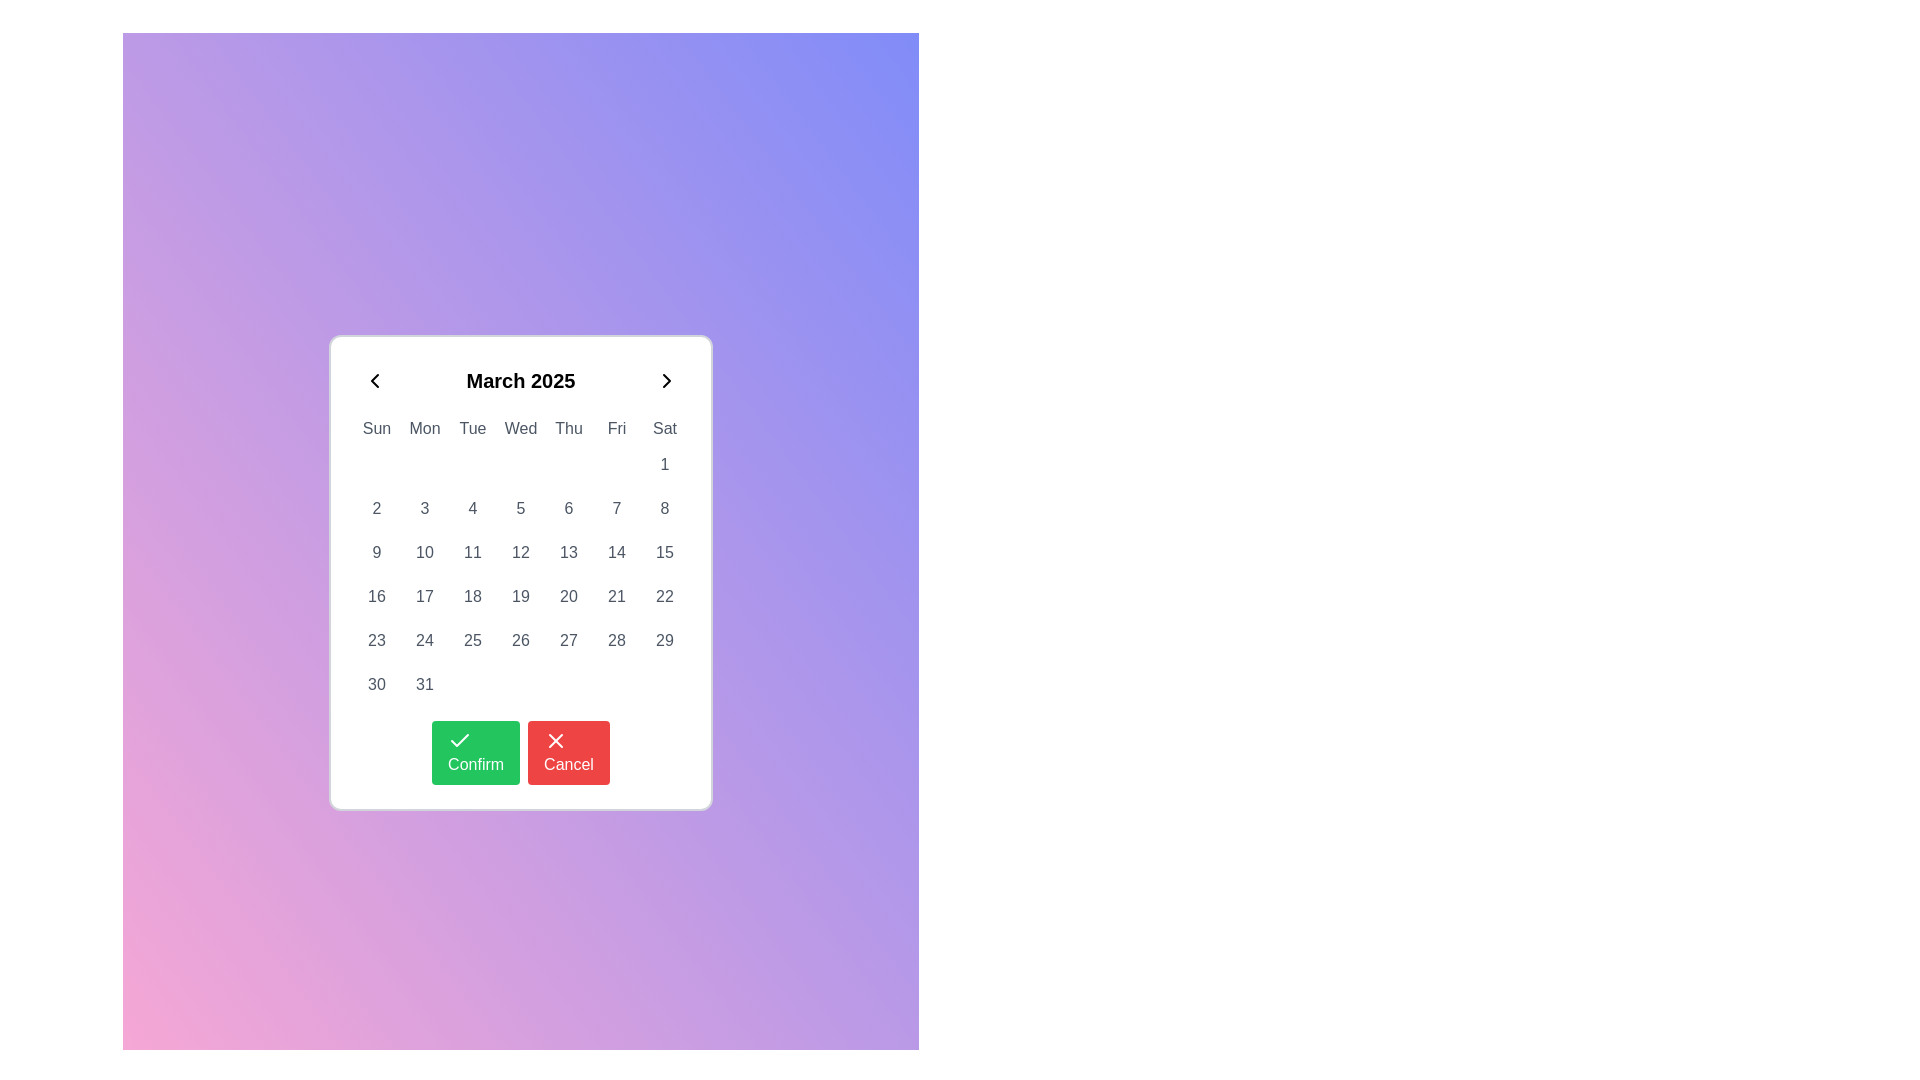  I want to click on the static text display that shows the currently selected month and year in the calendar widget, positioned at the top of the calendar interface, so click(521, 381).